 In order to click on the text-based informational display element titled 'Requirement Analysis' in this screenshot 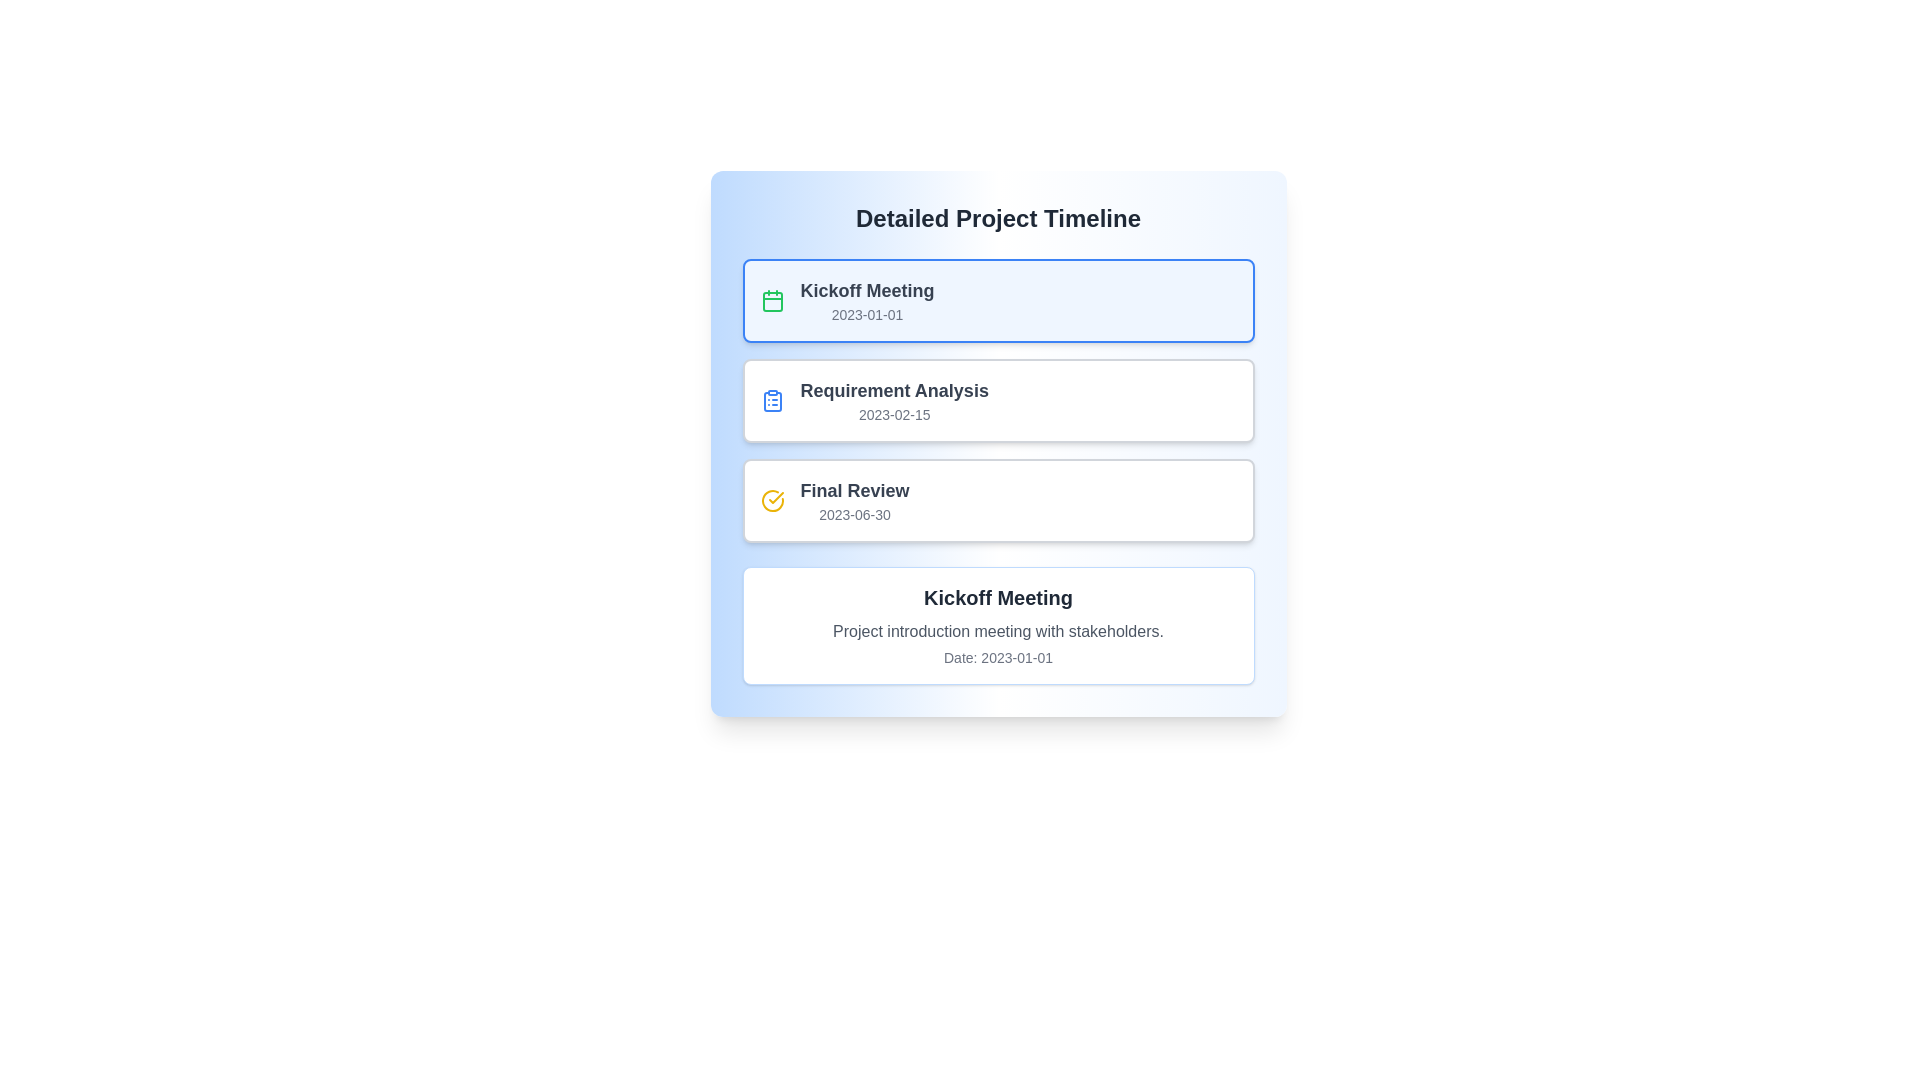, I will do `click(893, 401)`.